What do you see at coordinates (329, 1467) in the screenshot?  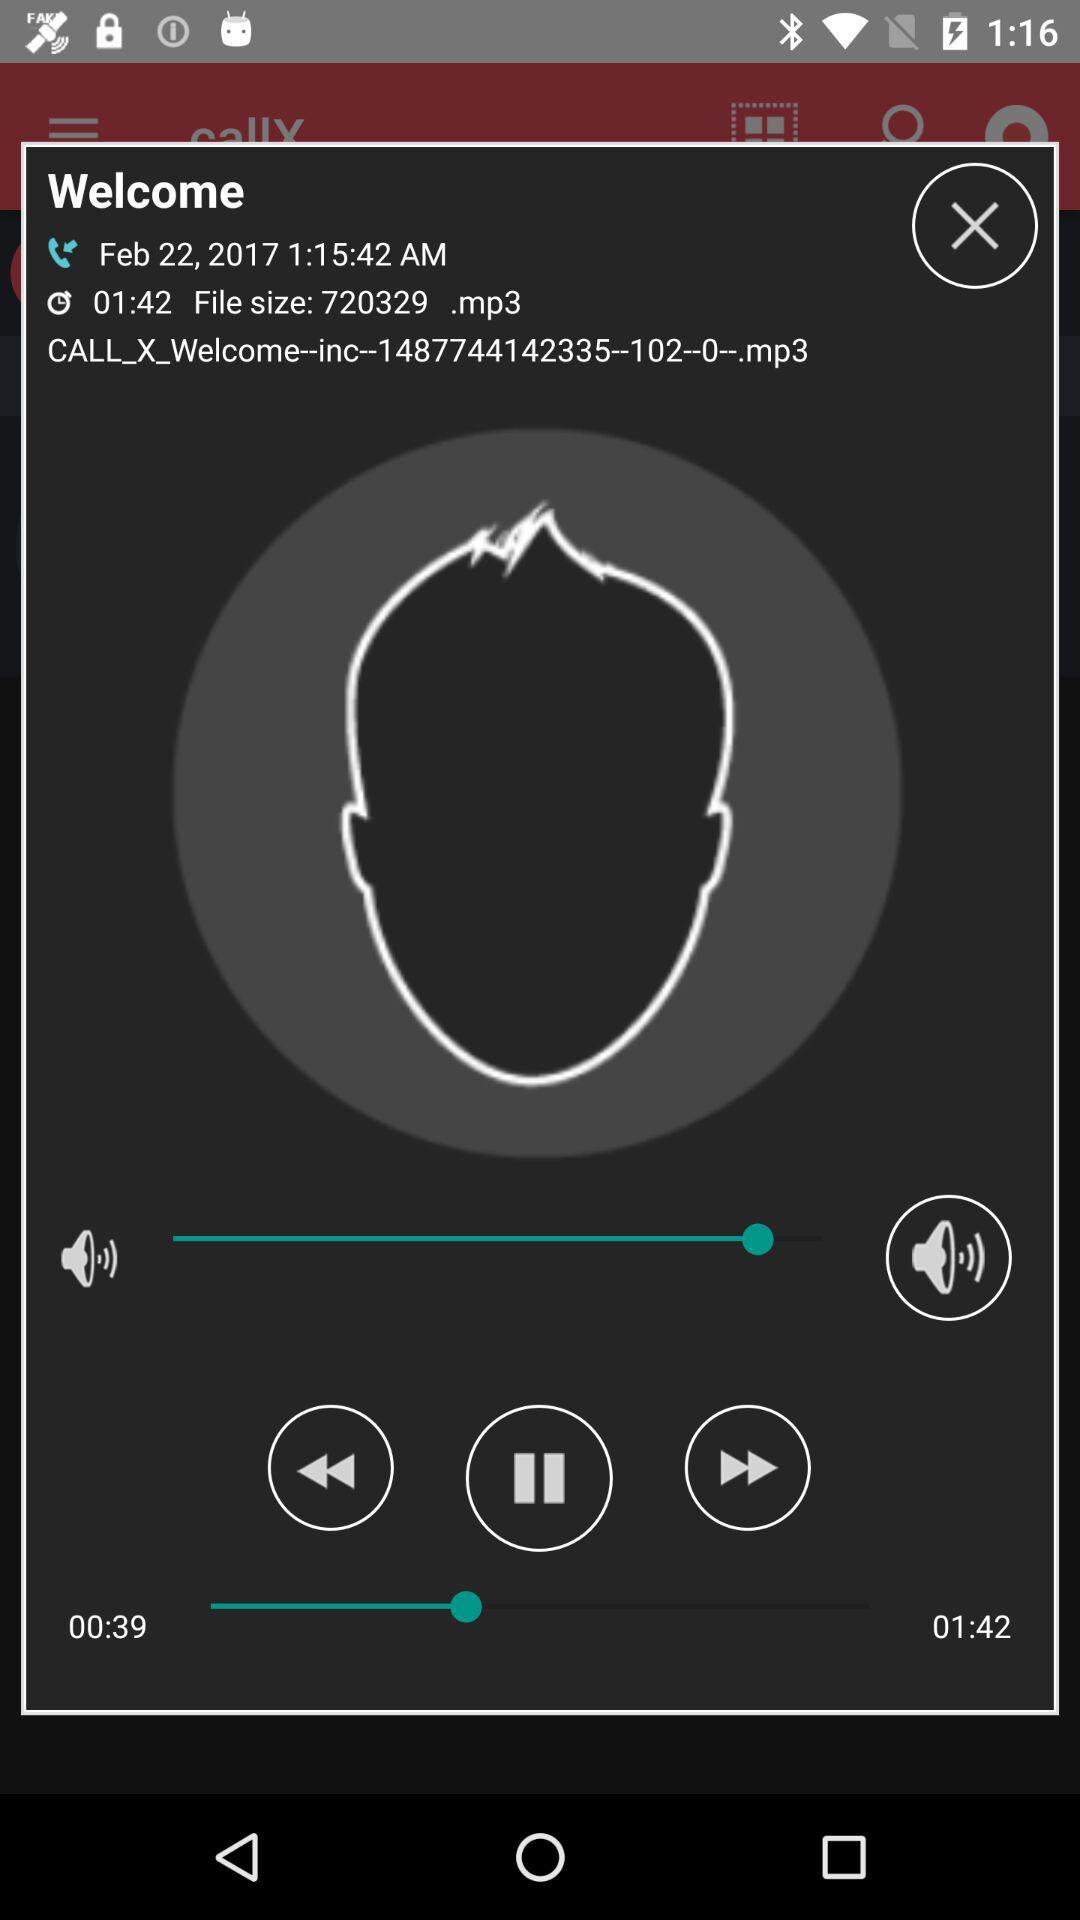 I see `tracks backward for an audio file` at bounding box center [329, 1467].